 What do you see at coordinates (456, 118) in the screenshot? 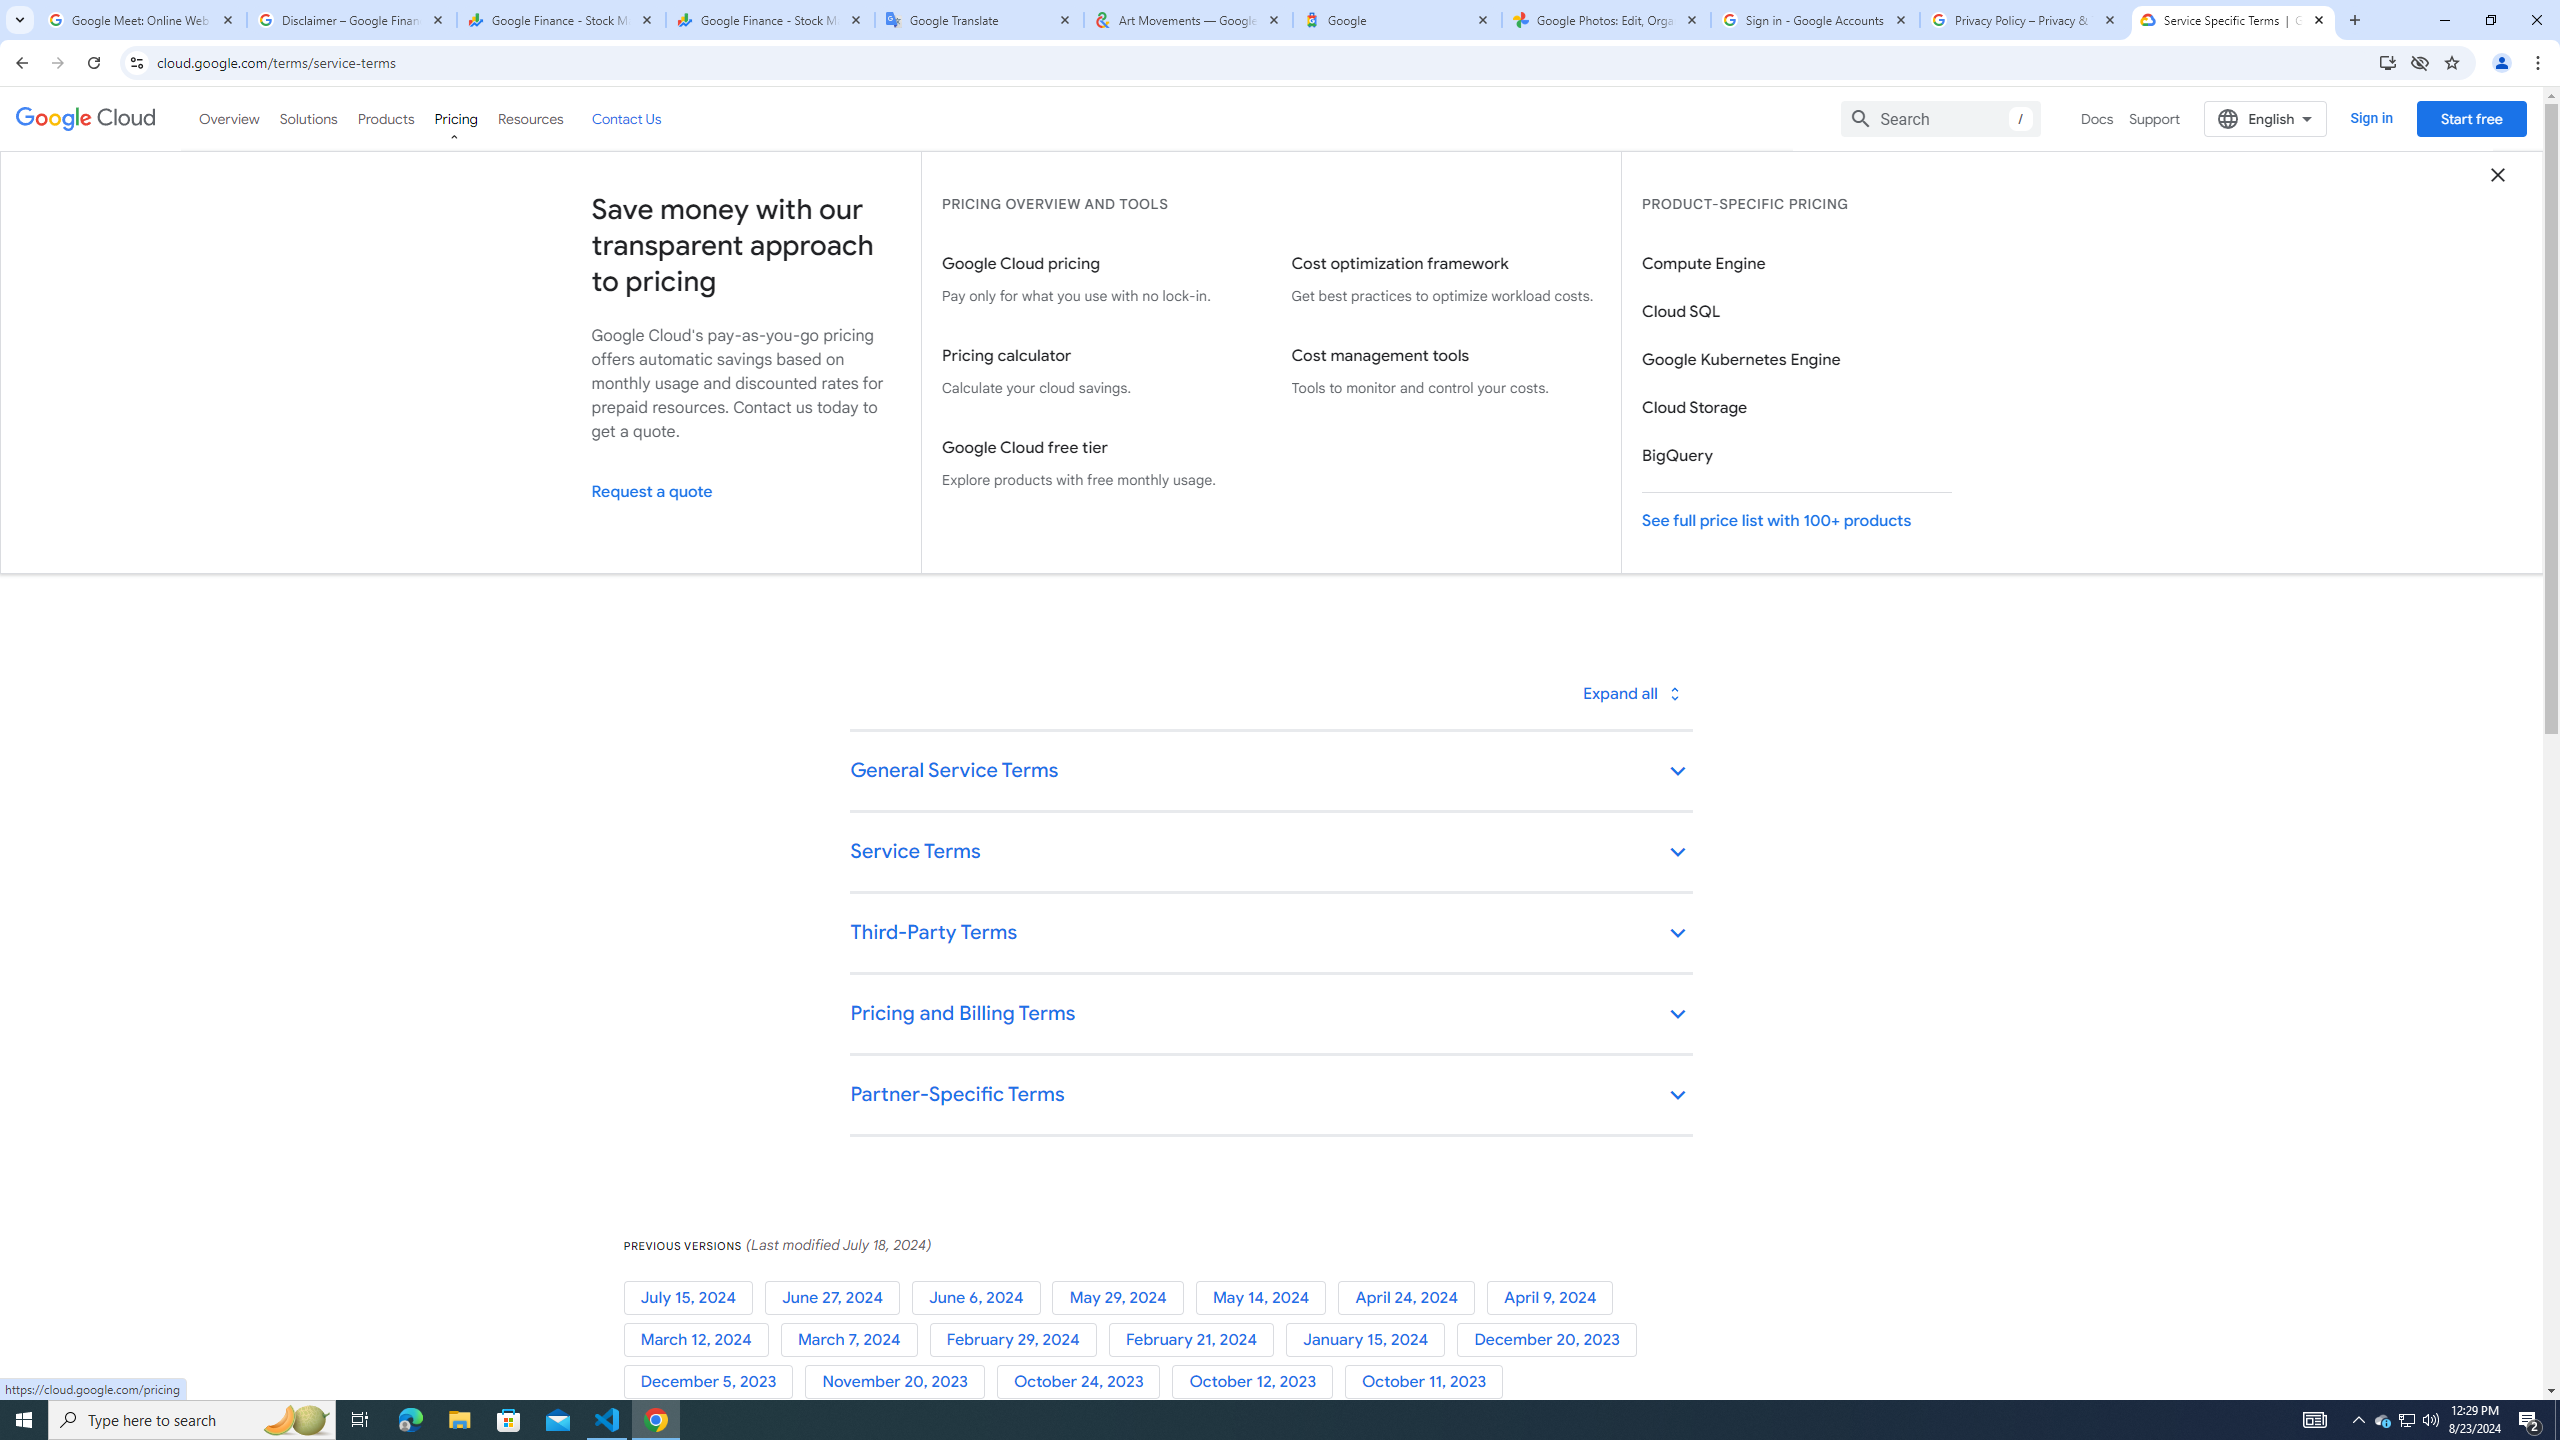
I see `'Pricing'` at bounding box center [456, 118].